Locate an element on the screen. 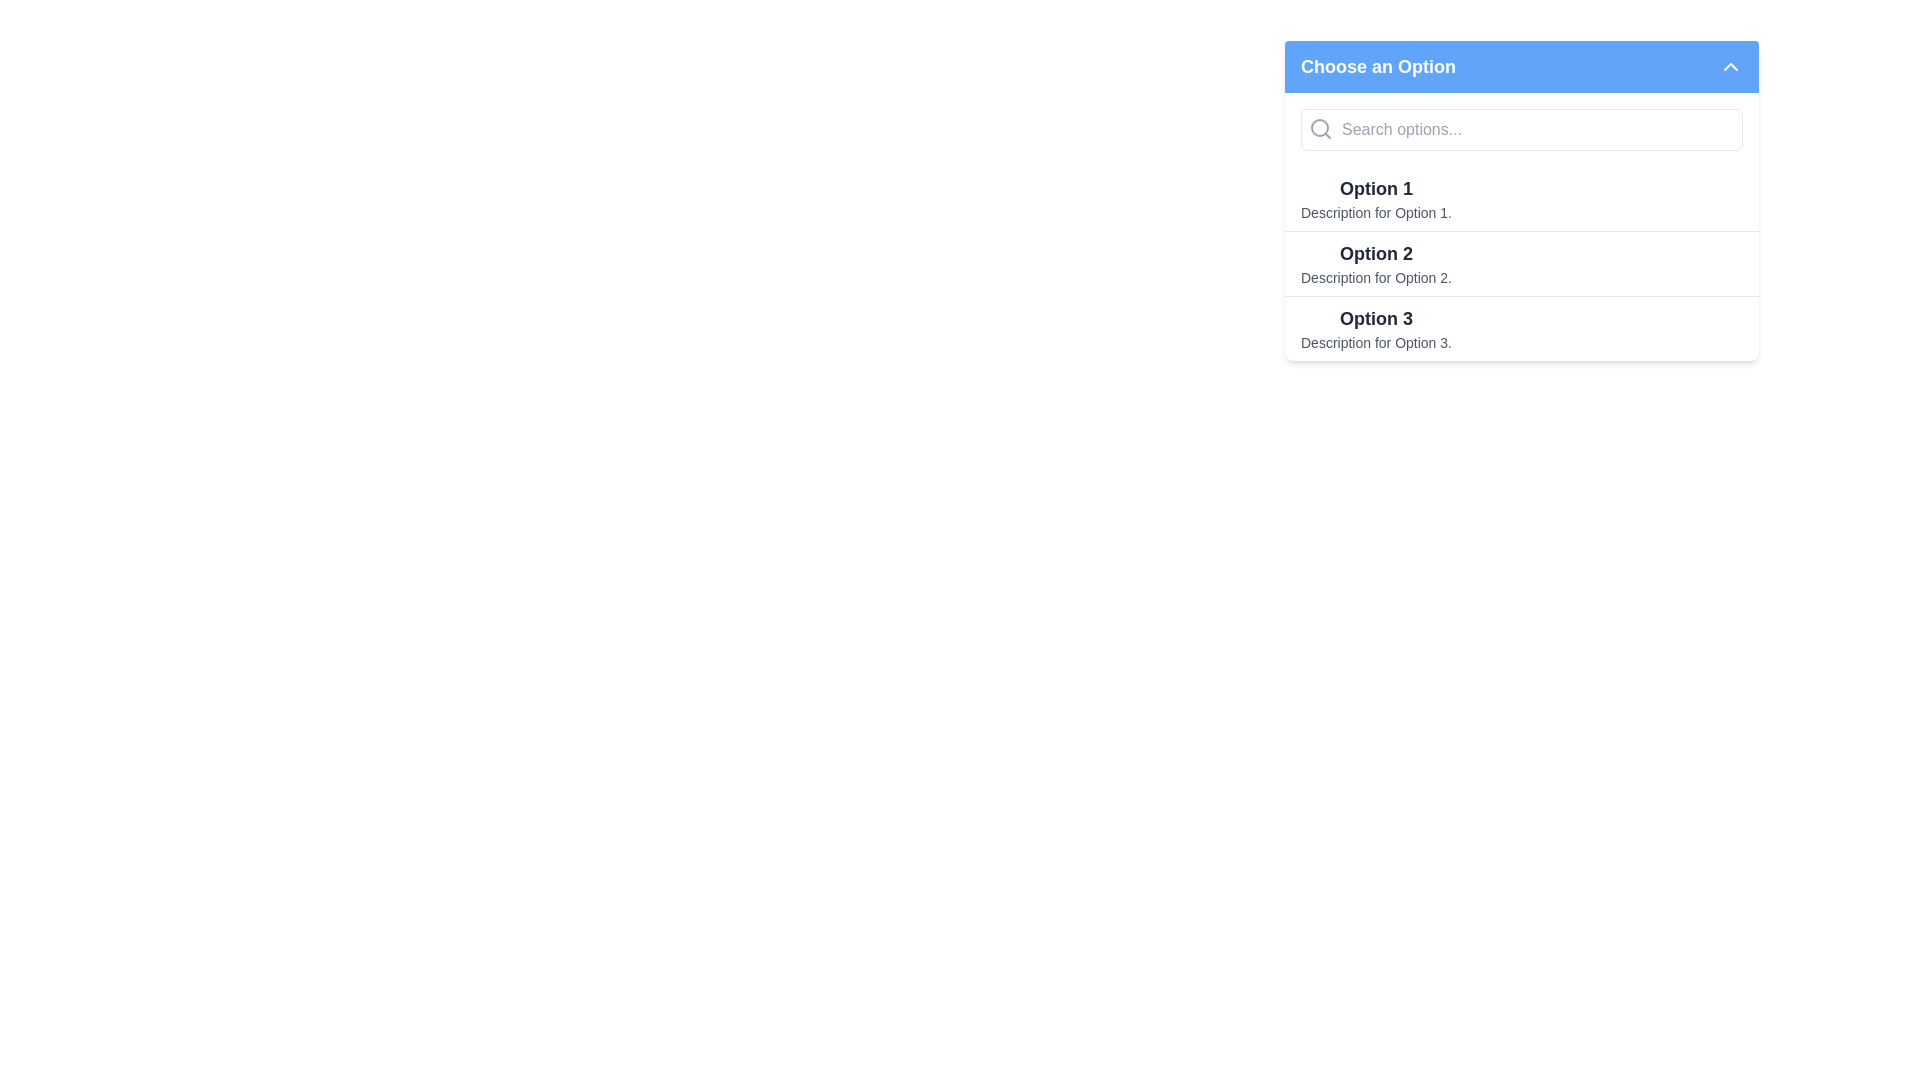 Image resolution: width=1920 pixels, height=1080 pixels. the static text label that reads 'Description for Option 2.' located beneath 'Option 2' in the dropdown menu is located at coordinates (1375, 277).